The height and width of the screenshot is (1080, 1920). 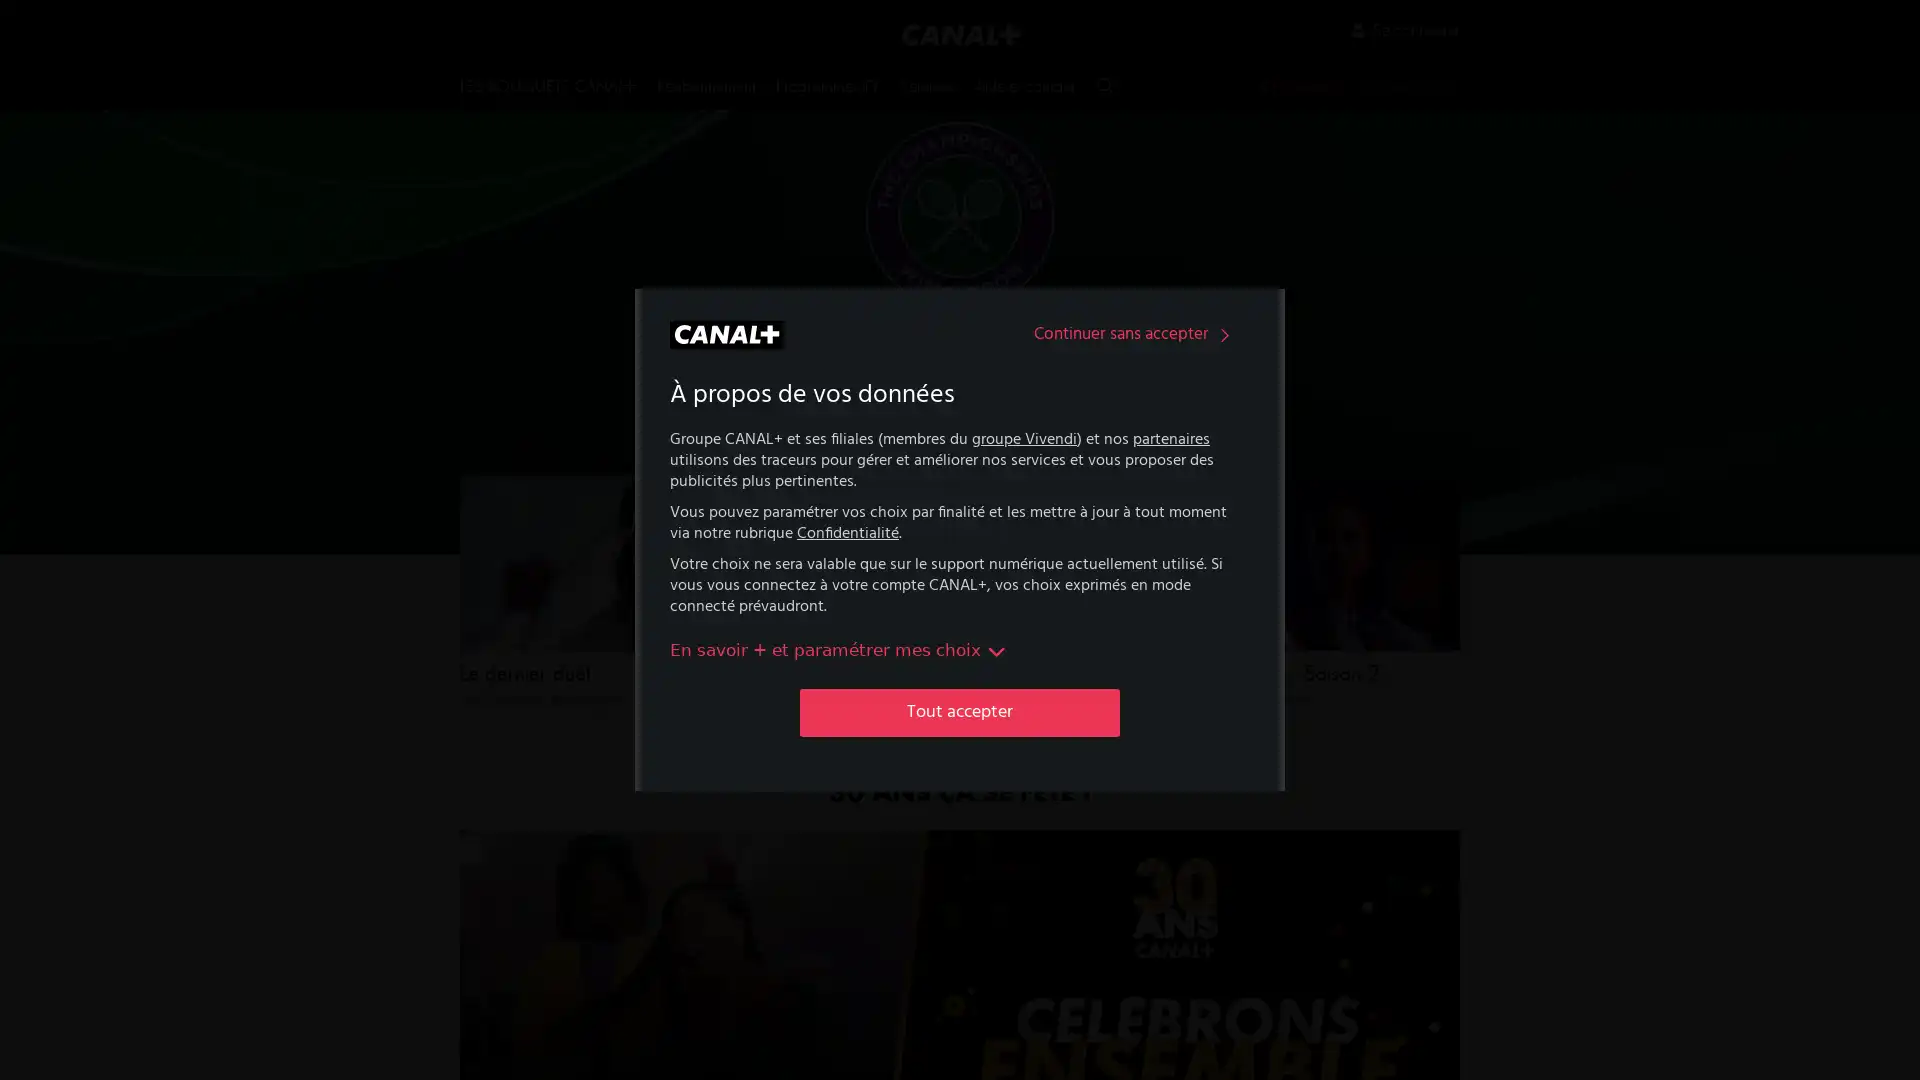 What do you see at coordinates (960, 459) in the screenshot?
I see `Gambie` at bounding box center [960, 459].